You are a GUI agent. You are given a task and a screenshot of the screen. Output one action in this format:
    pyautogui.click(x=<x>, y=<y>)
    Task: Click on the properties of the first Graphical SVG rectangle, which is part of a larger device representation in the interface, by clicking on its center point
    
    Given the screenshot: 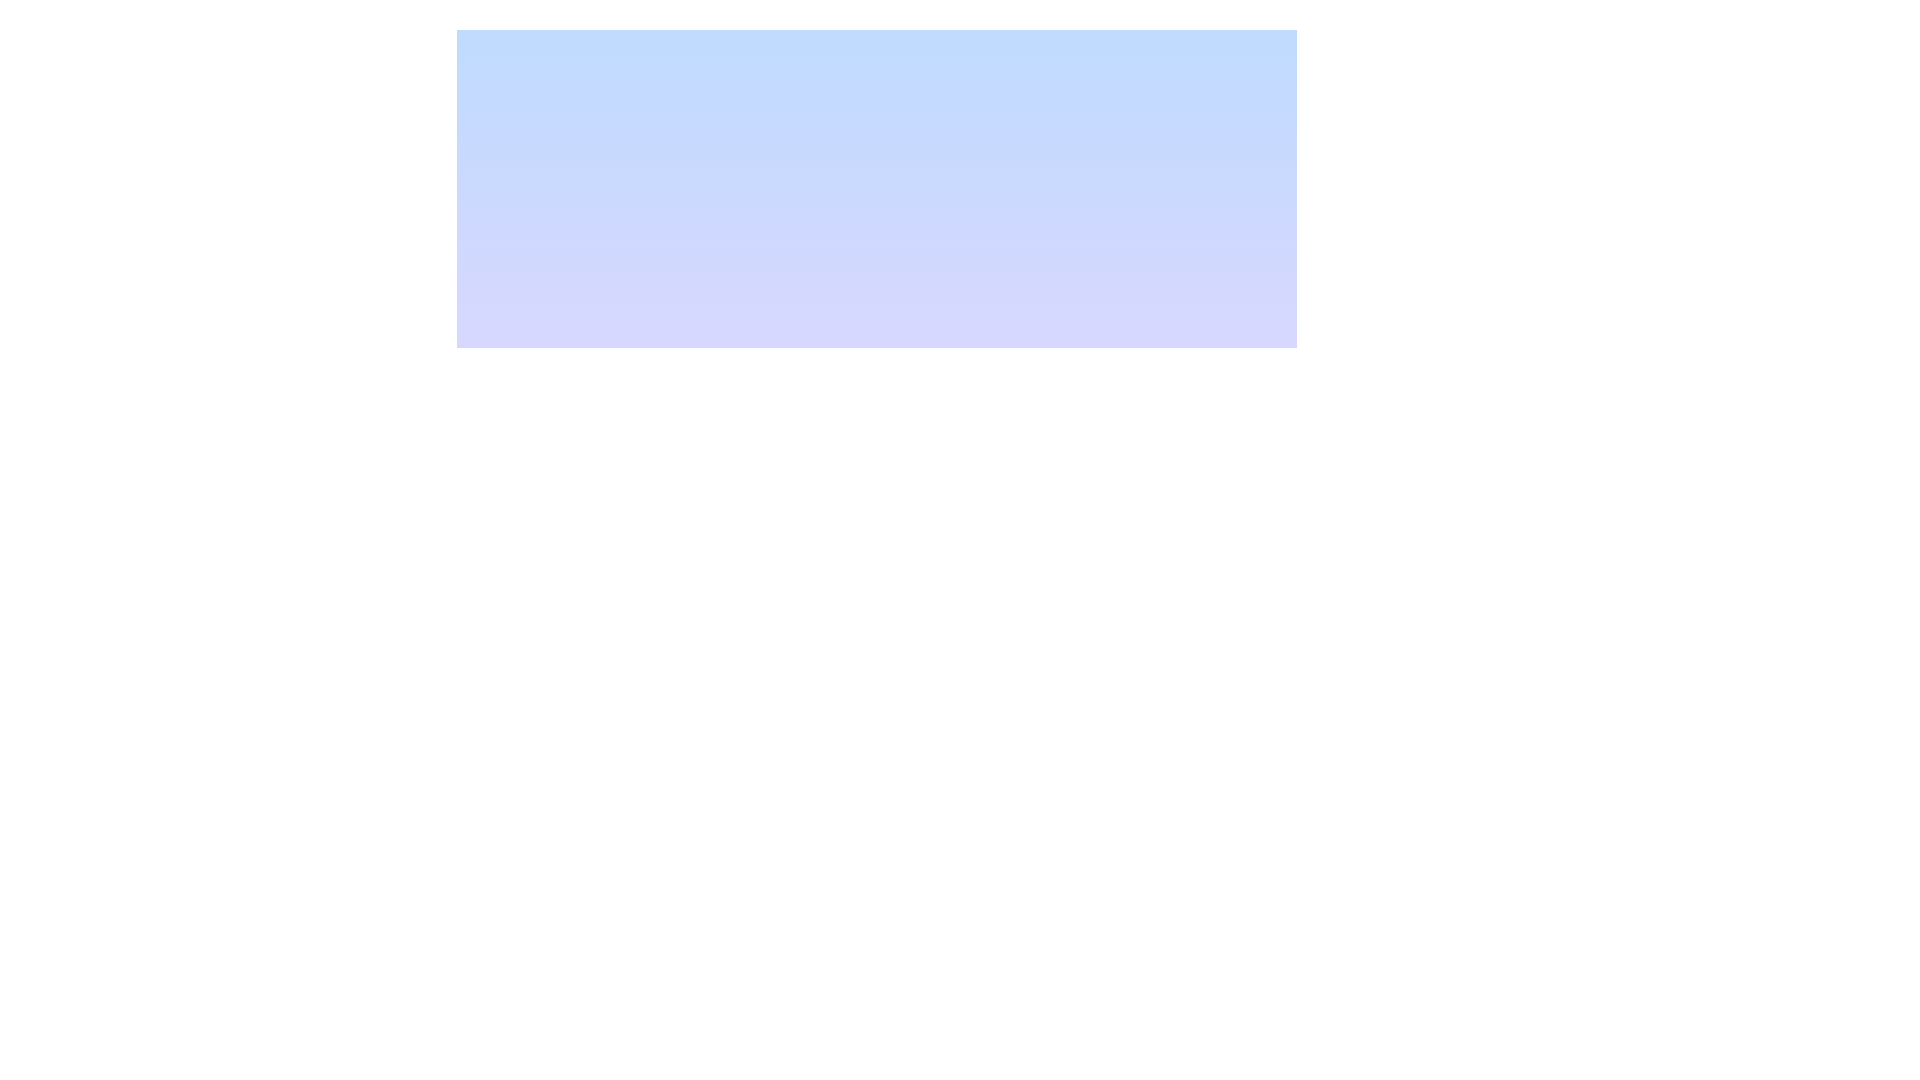 What is the action you would take?
    pyautogui.click(x=935, y=497)
    